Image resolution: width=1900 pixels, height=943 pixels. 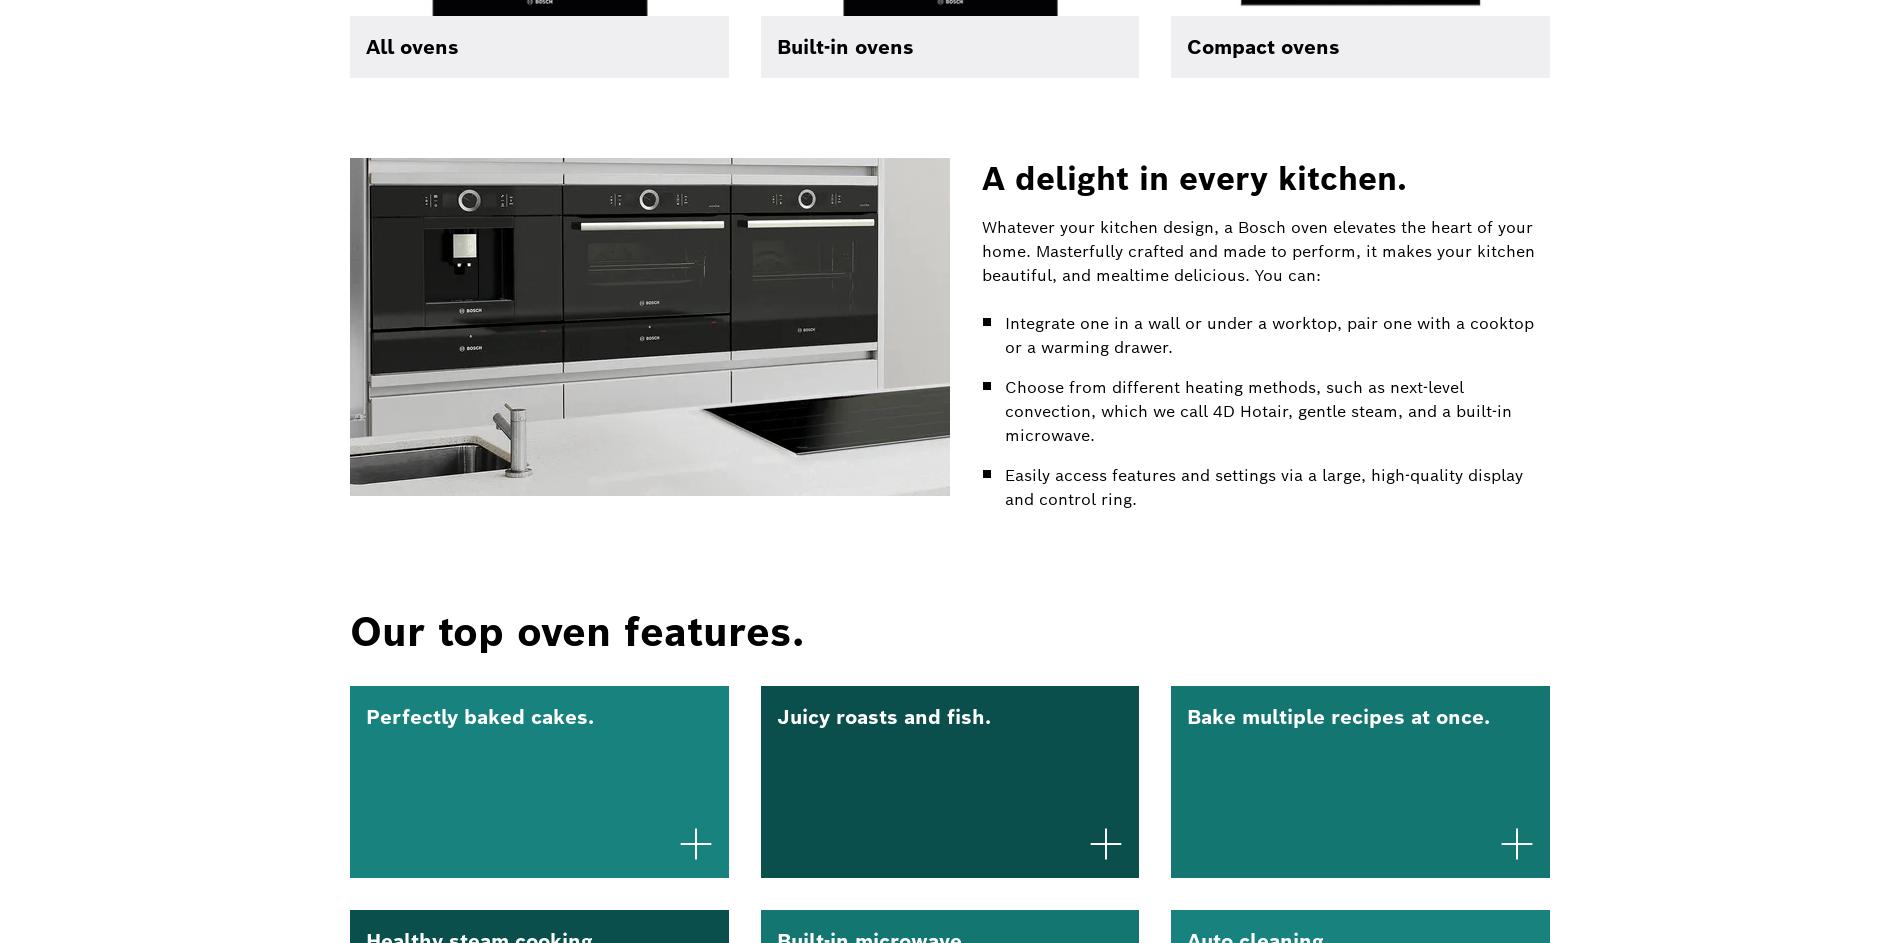 What do you see at coordinates (686, 249) in the screenshot?
I see `'Awards'` at bounding box center [686, 249].